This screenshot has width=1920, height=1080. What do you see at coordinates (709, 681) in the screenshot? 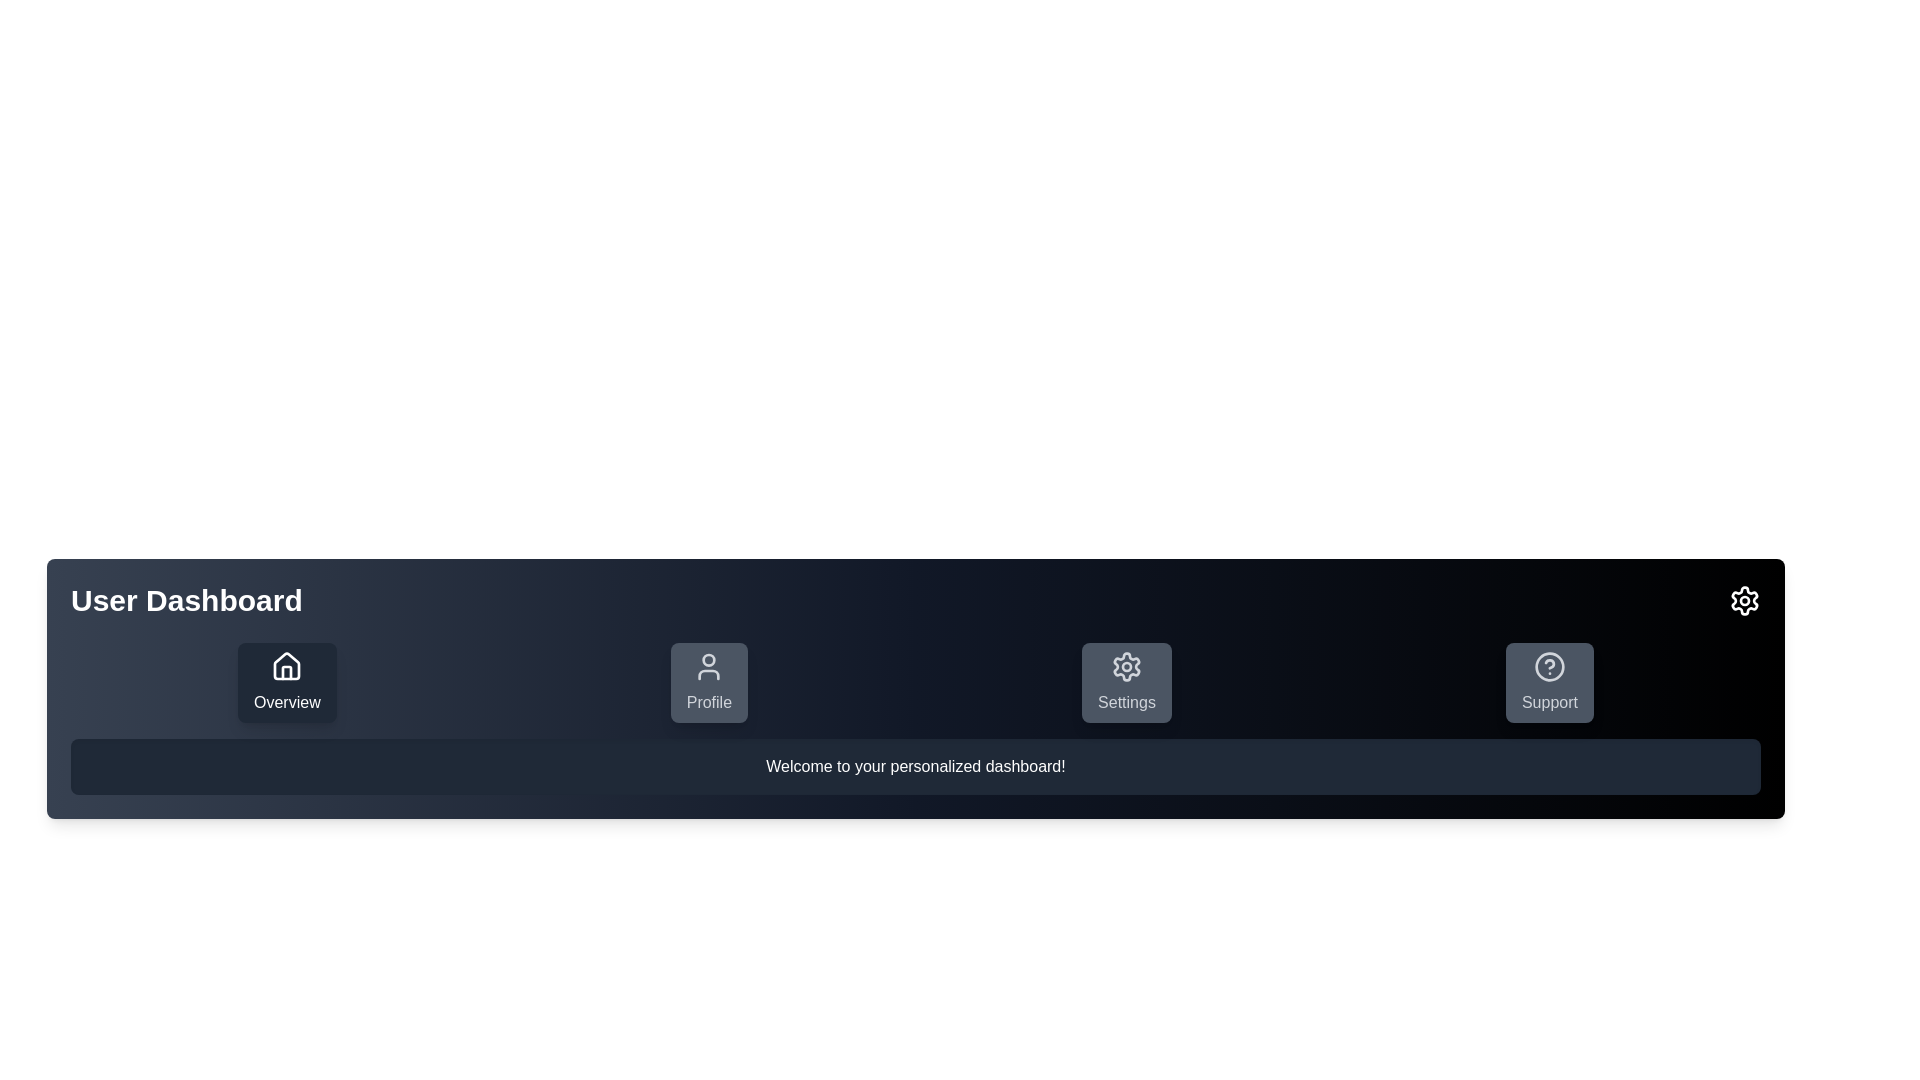
I see `the 'Profile' button, which has a gray background and white text` at bounding box center [709, 681].